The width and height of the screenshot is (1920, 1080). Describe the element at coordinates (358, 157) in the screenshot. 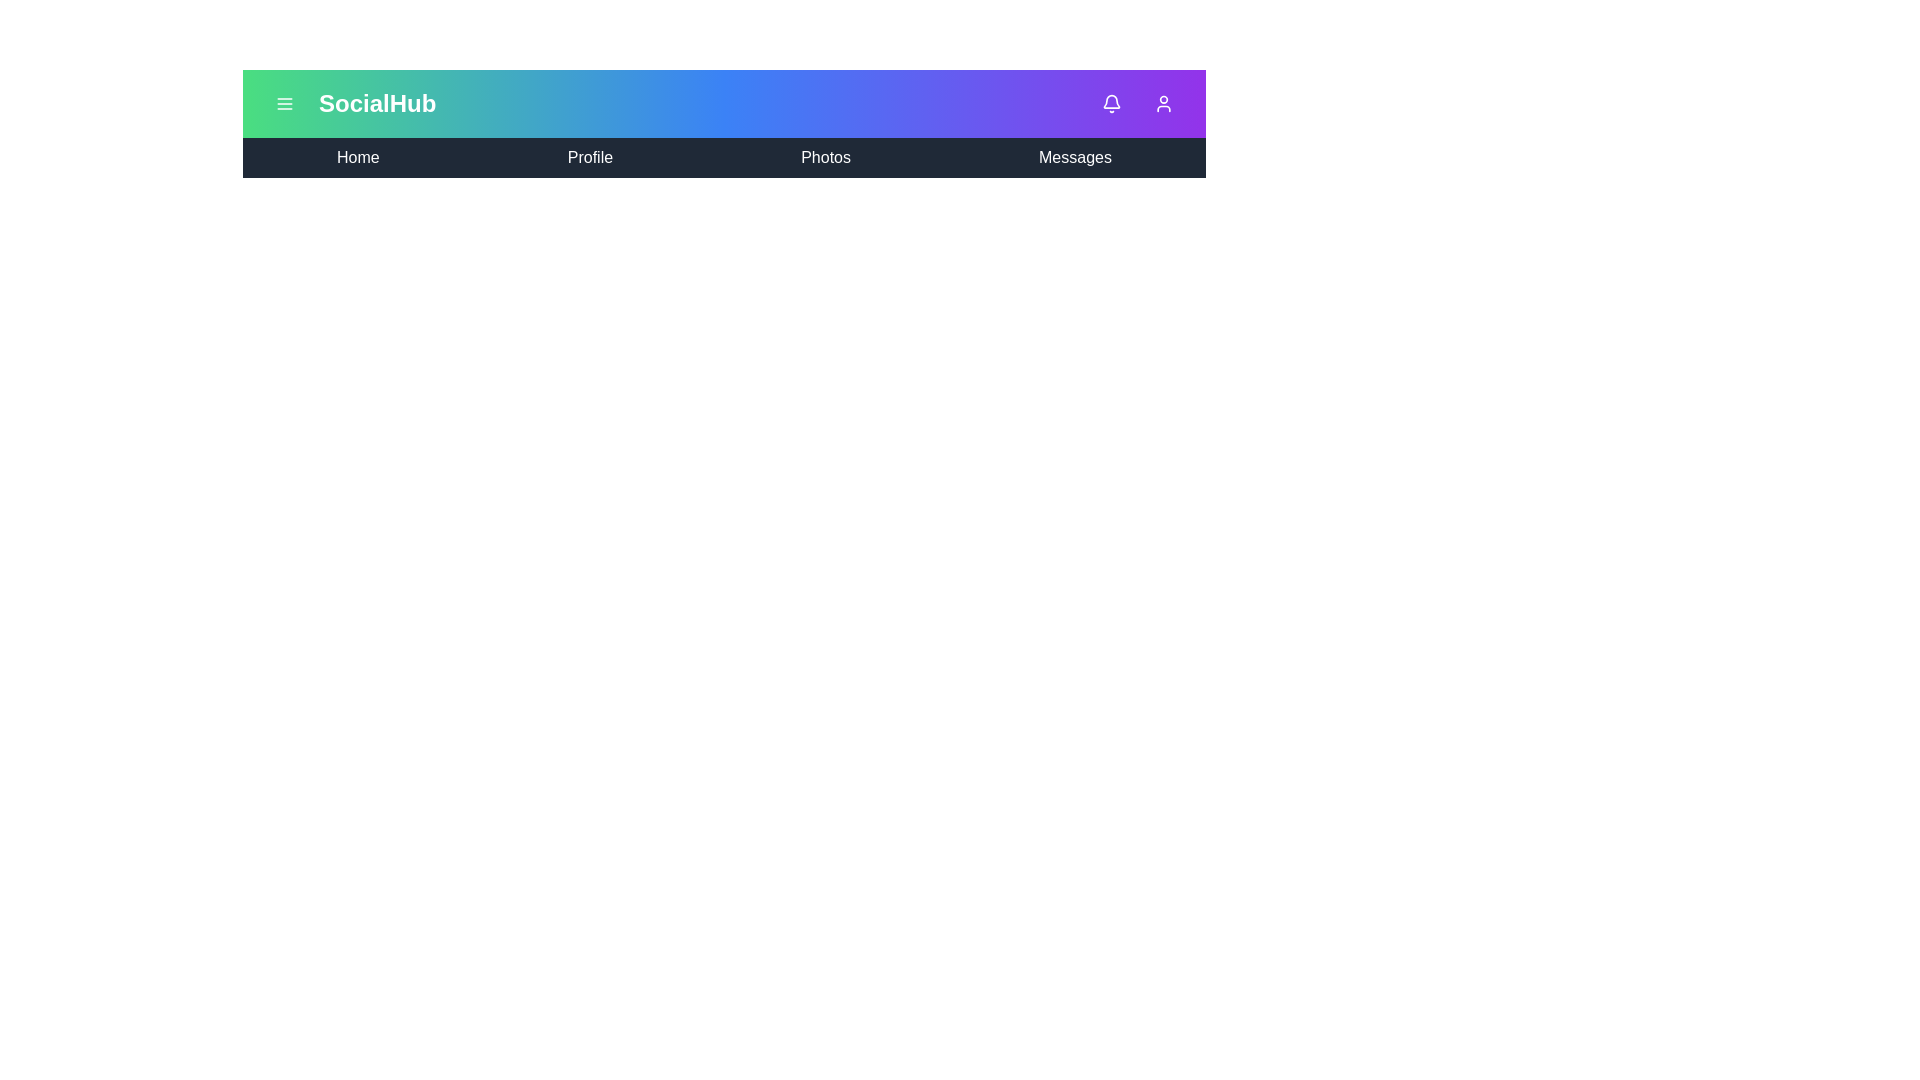

I see `the navigation item Home to navigate to the corresponding section` at that location.